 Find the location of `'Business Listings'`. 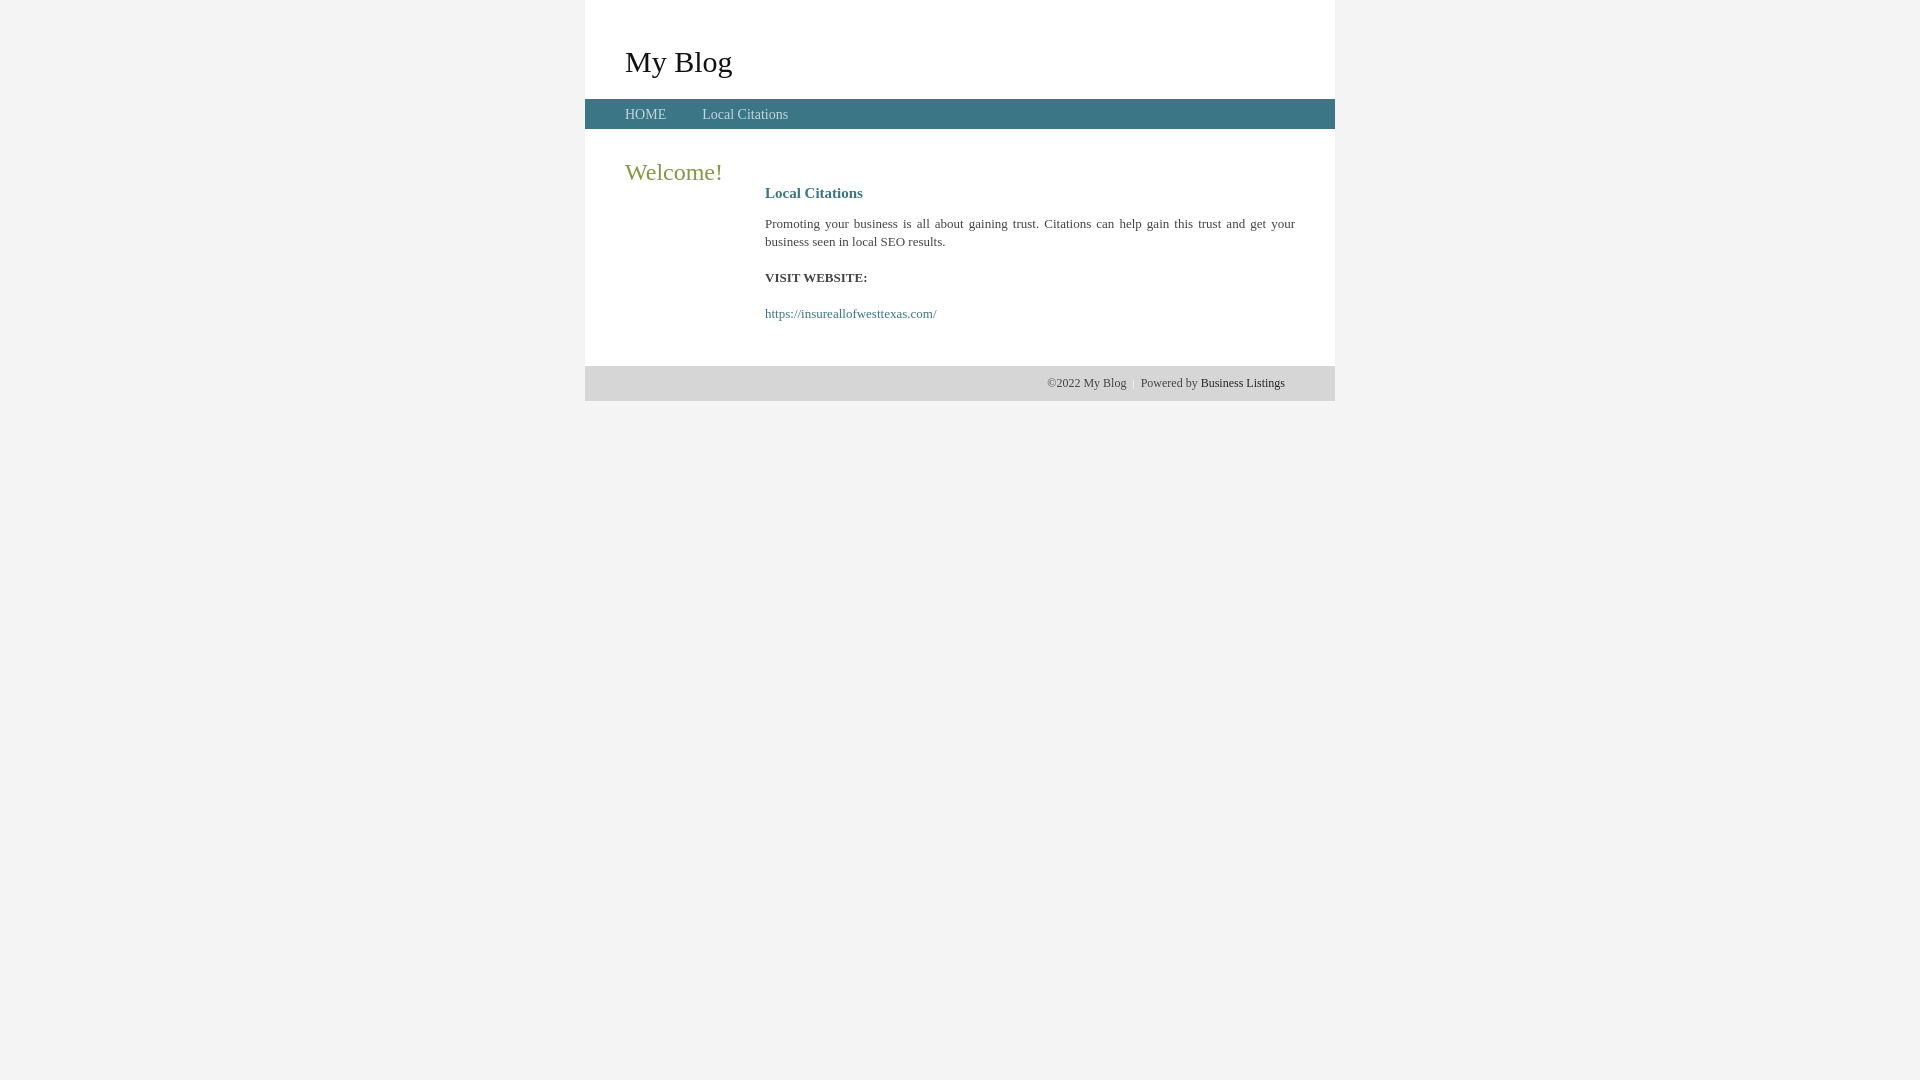

'Business Listings' is located at coordinates (1200, 382).